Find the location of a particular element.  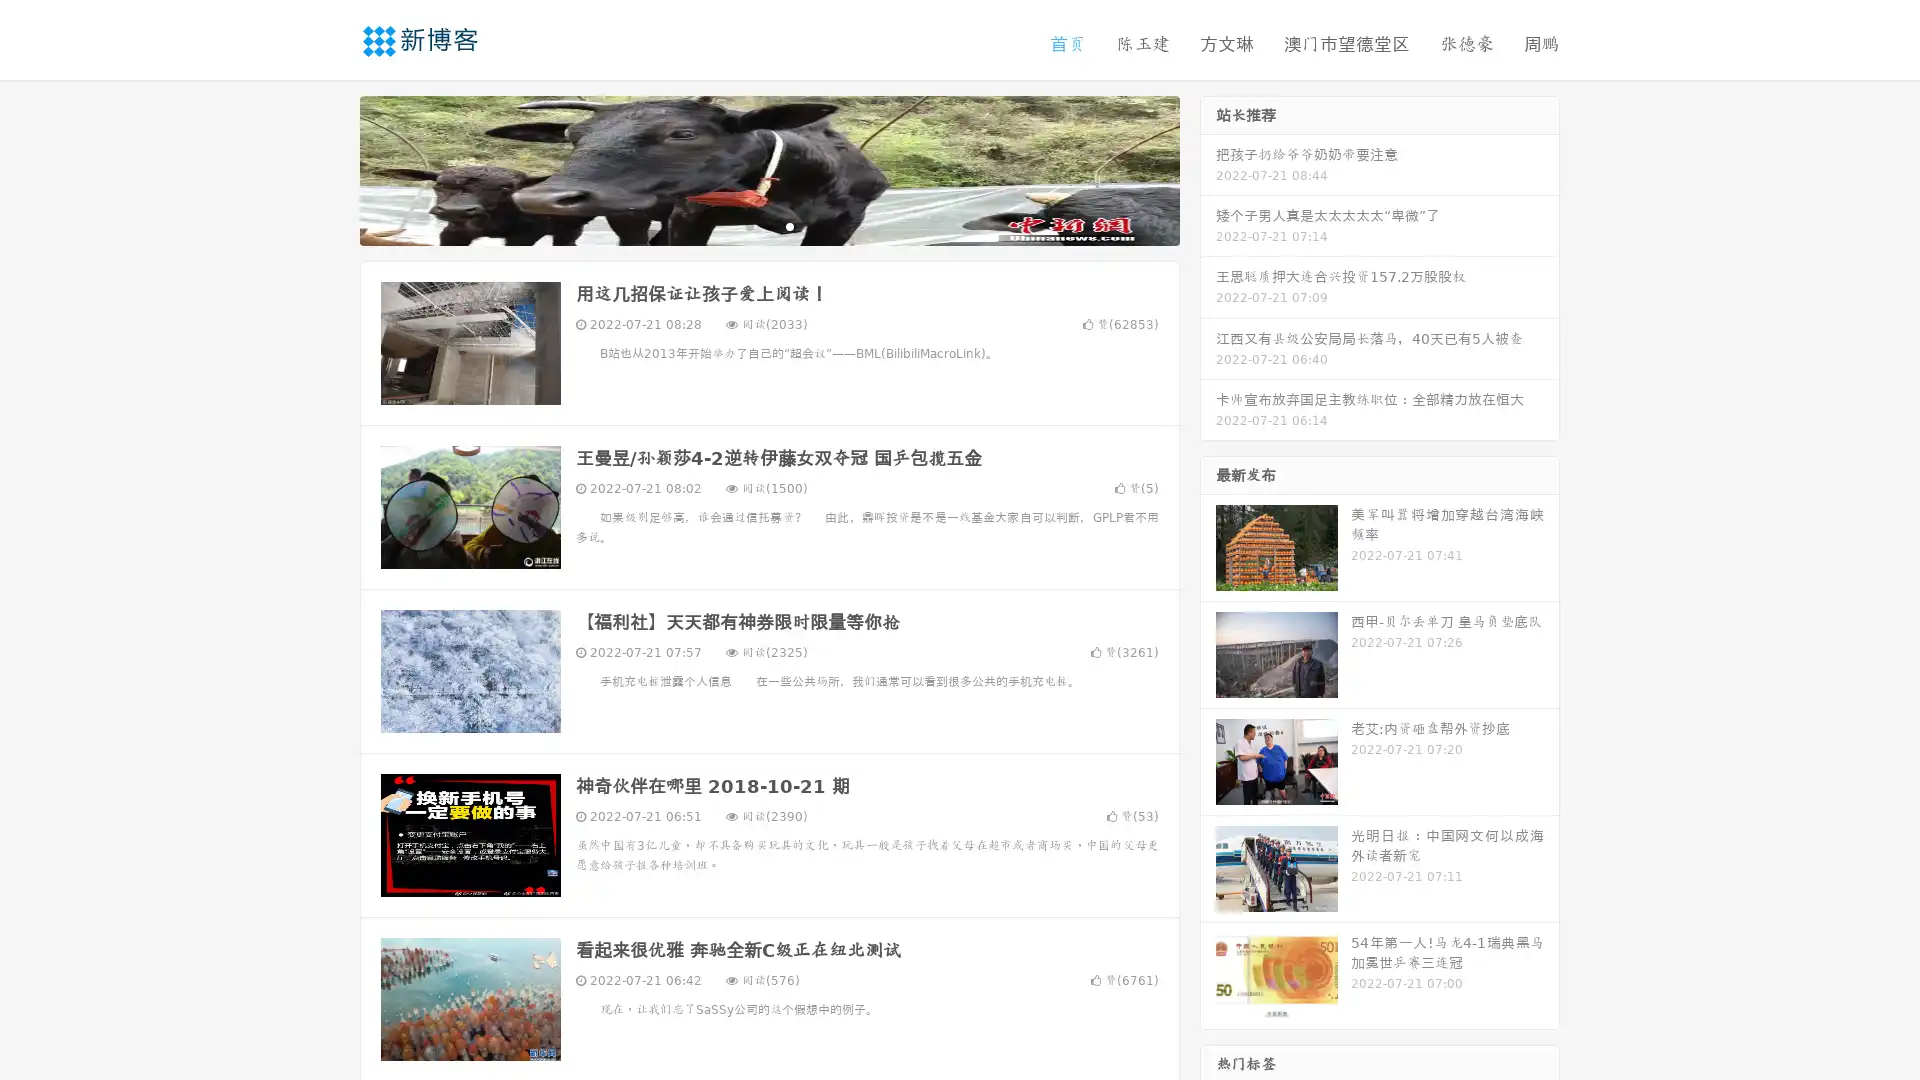

Next slide is located at coordinates (1208, 168).